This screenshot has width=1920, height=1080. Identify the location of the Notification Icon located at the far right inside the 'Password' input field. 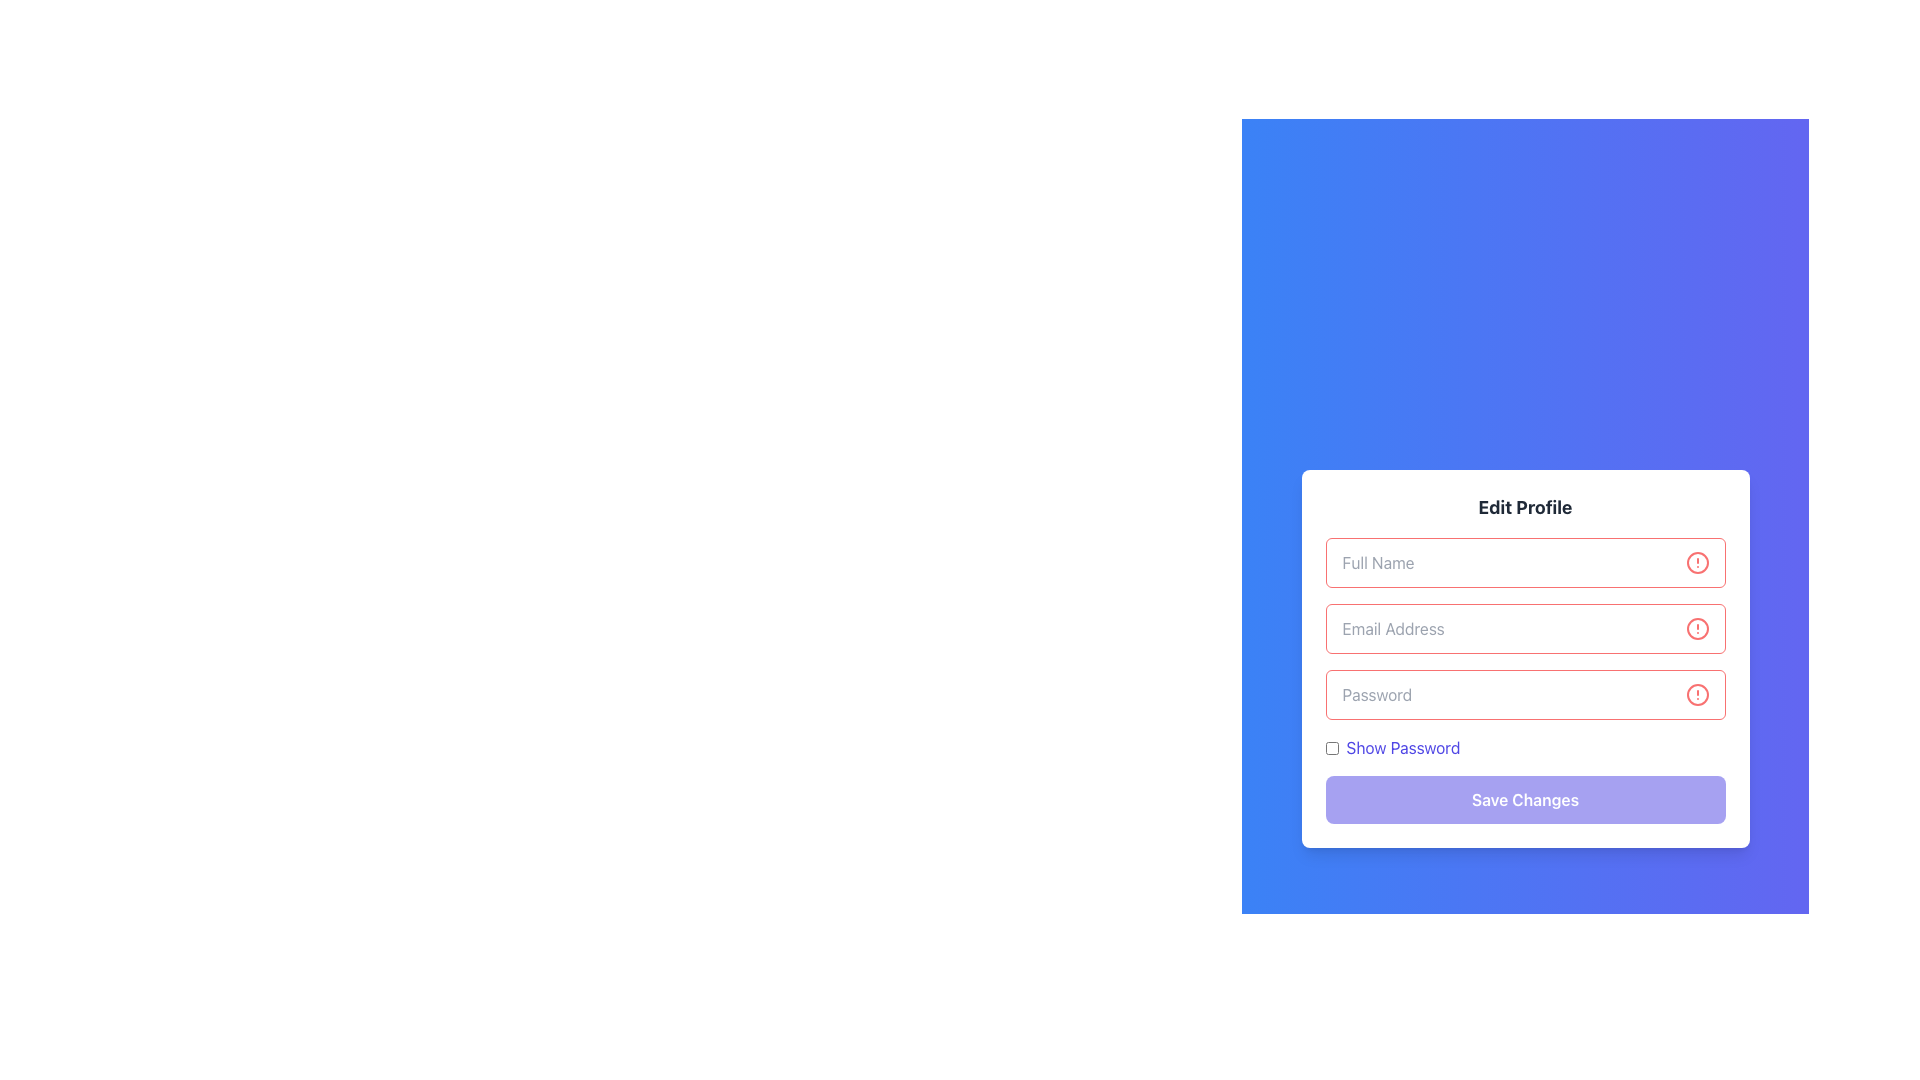
(1696, 693).